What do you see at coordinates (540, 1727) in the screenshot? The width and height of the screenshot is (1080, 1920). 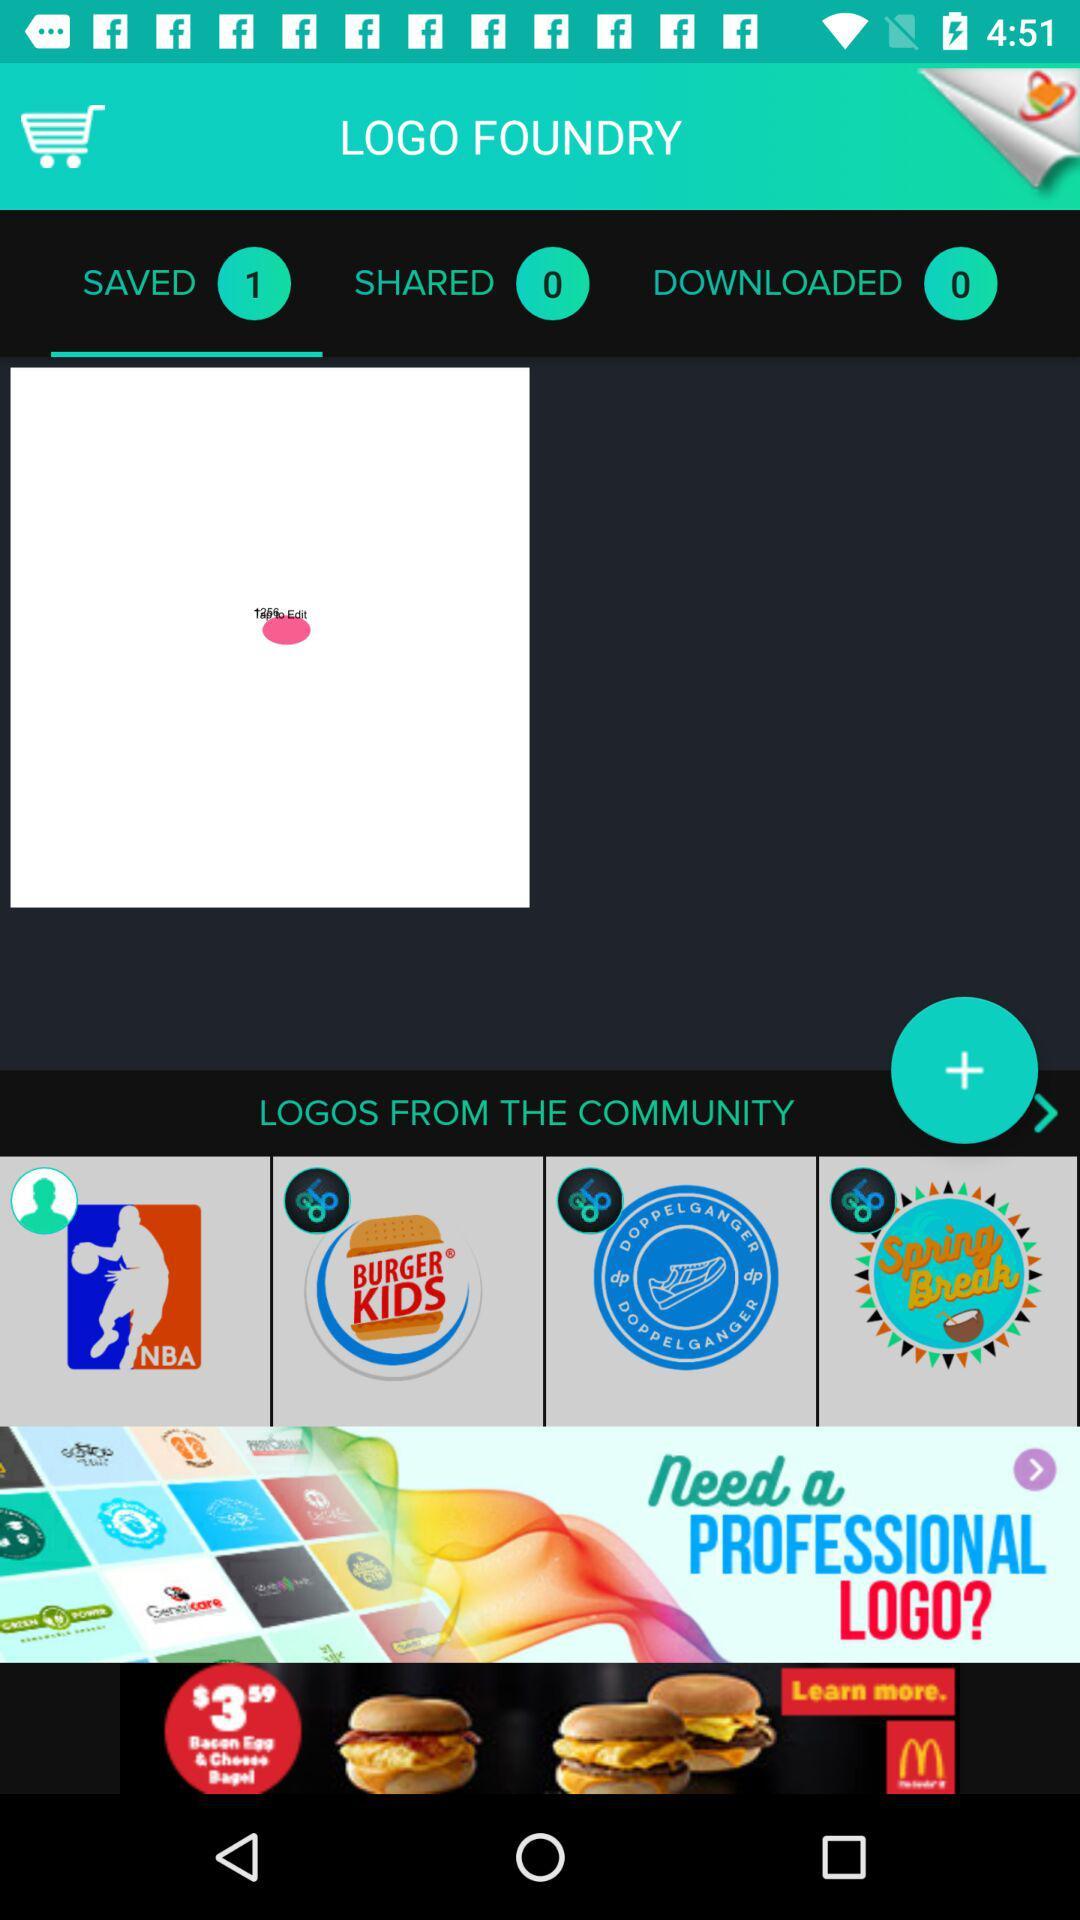 I see `share the article` at bounding box center [540, 1727].